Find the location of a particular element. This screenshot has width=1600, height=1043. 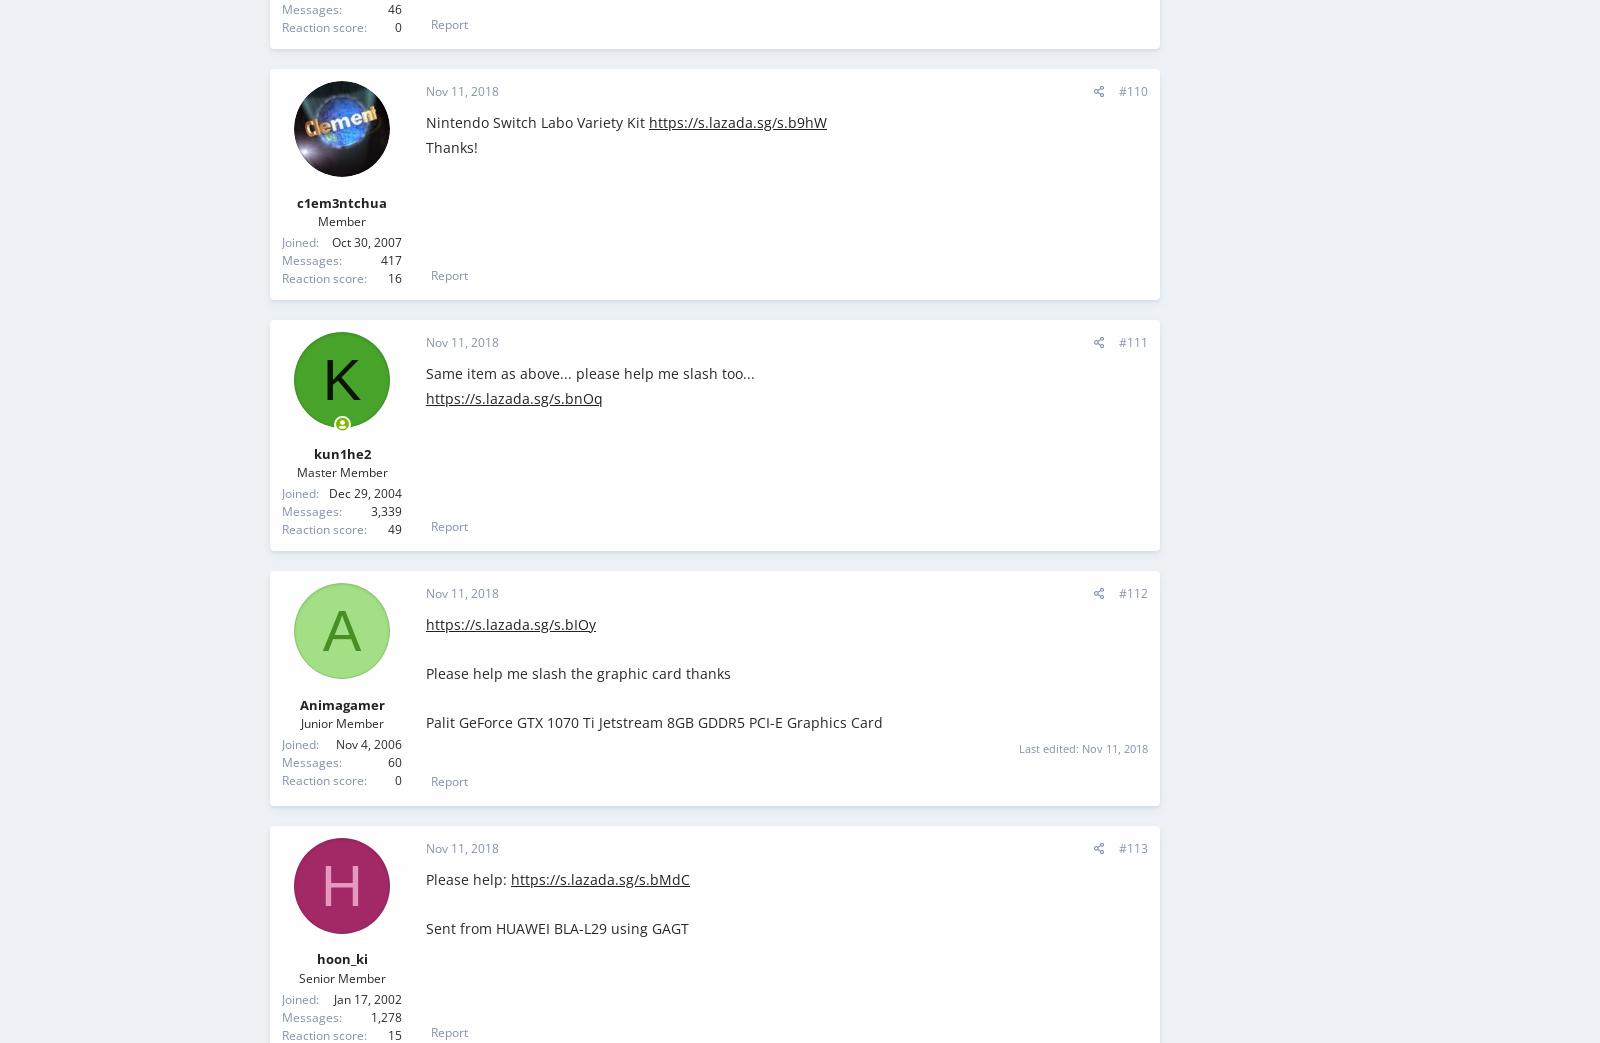

'Palit GeForce GTX 1070 Ti Jetstream 8GB GDDR5 PCI-E Graphics Card' is located at coordinates (424, 722).